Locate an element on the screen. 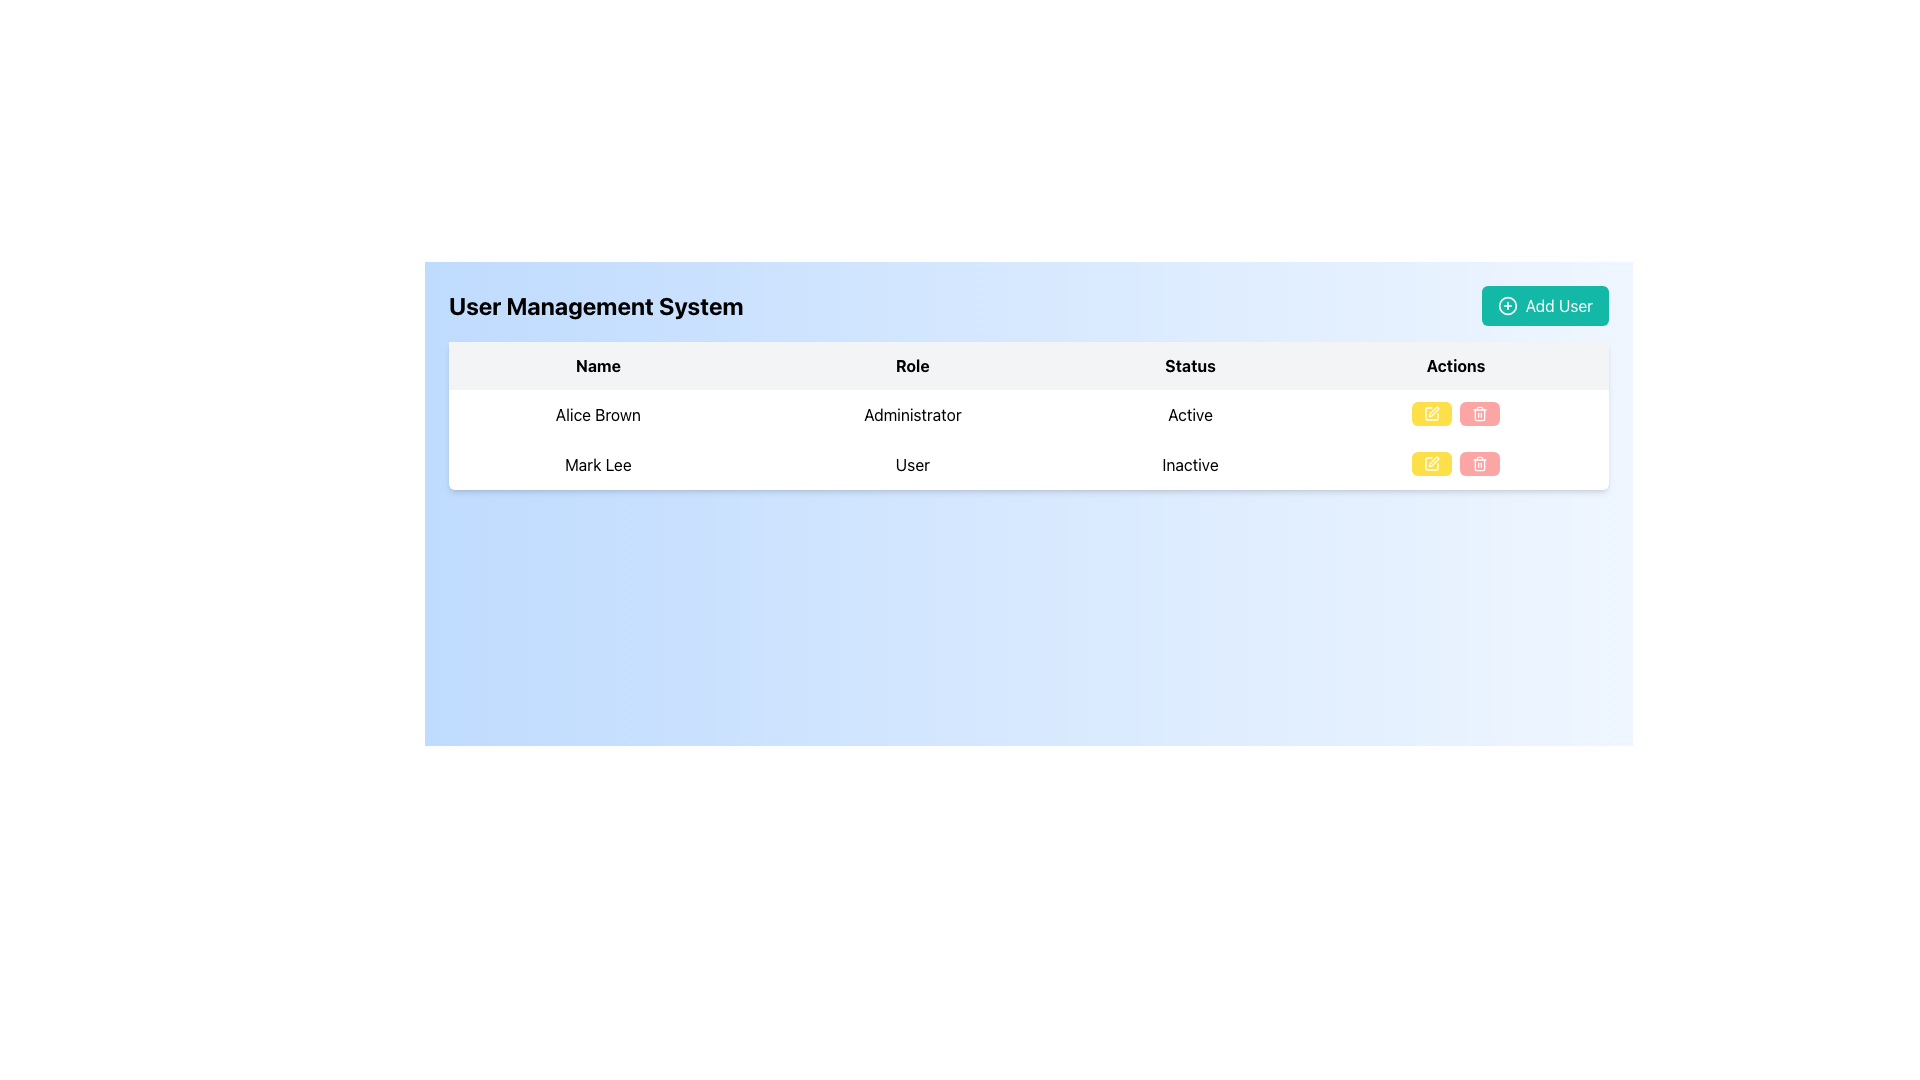 Image resolution: width=1920 pixels, height=1080 pixels. the 'Add User' button with a teal background and white text in the top-right corner of the 'User Management System' section is located at coordinates (1544, 305).